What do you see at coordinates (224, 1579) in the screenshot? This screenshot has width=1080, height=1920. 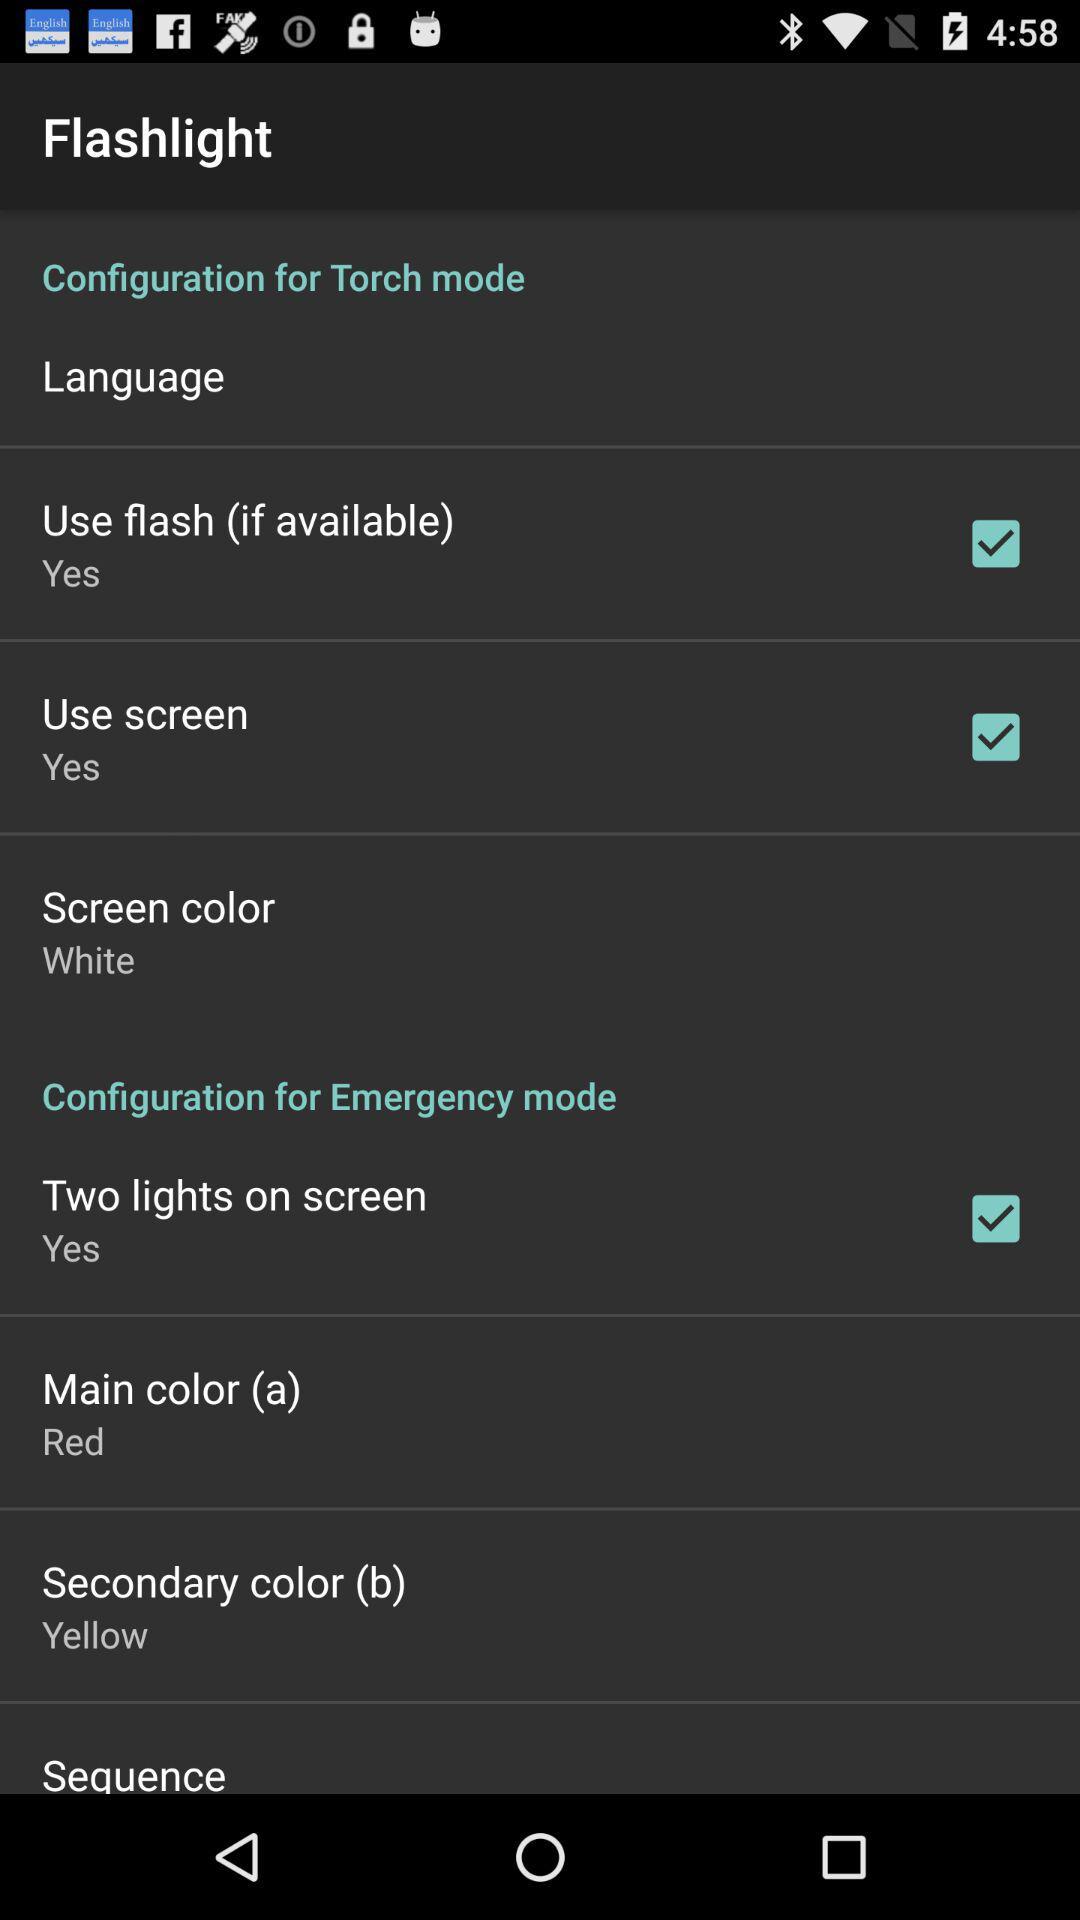 I see `the item below the red item` at bounding box center [224, 1579].